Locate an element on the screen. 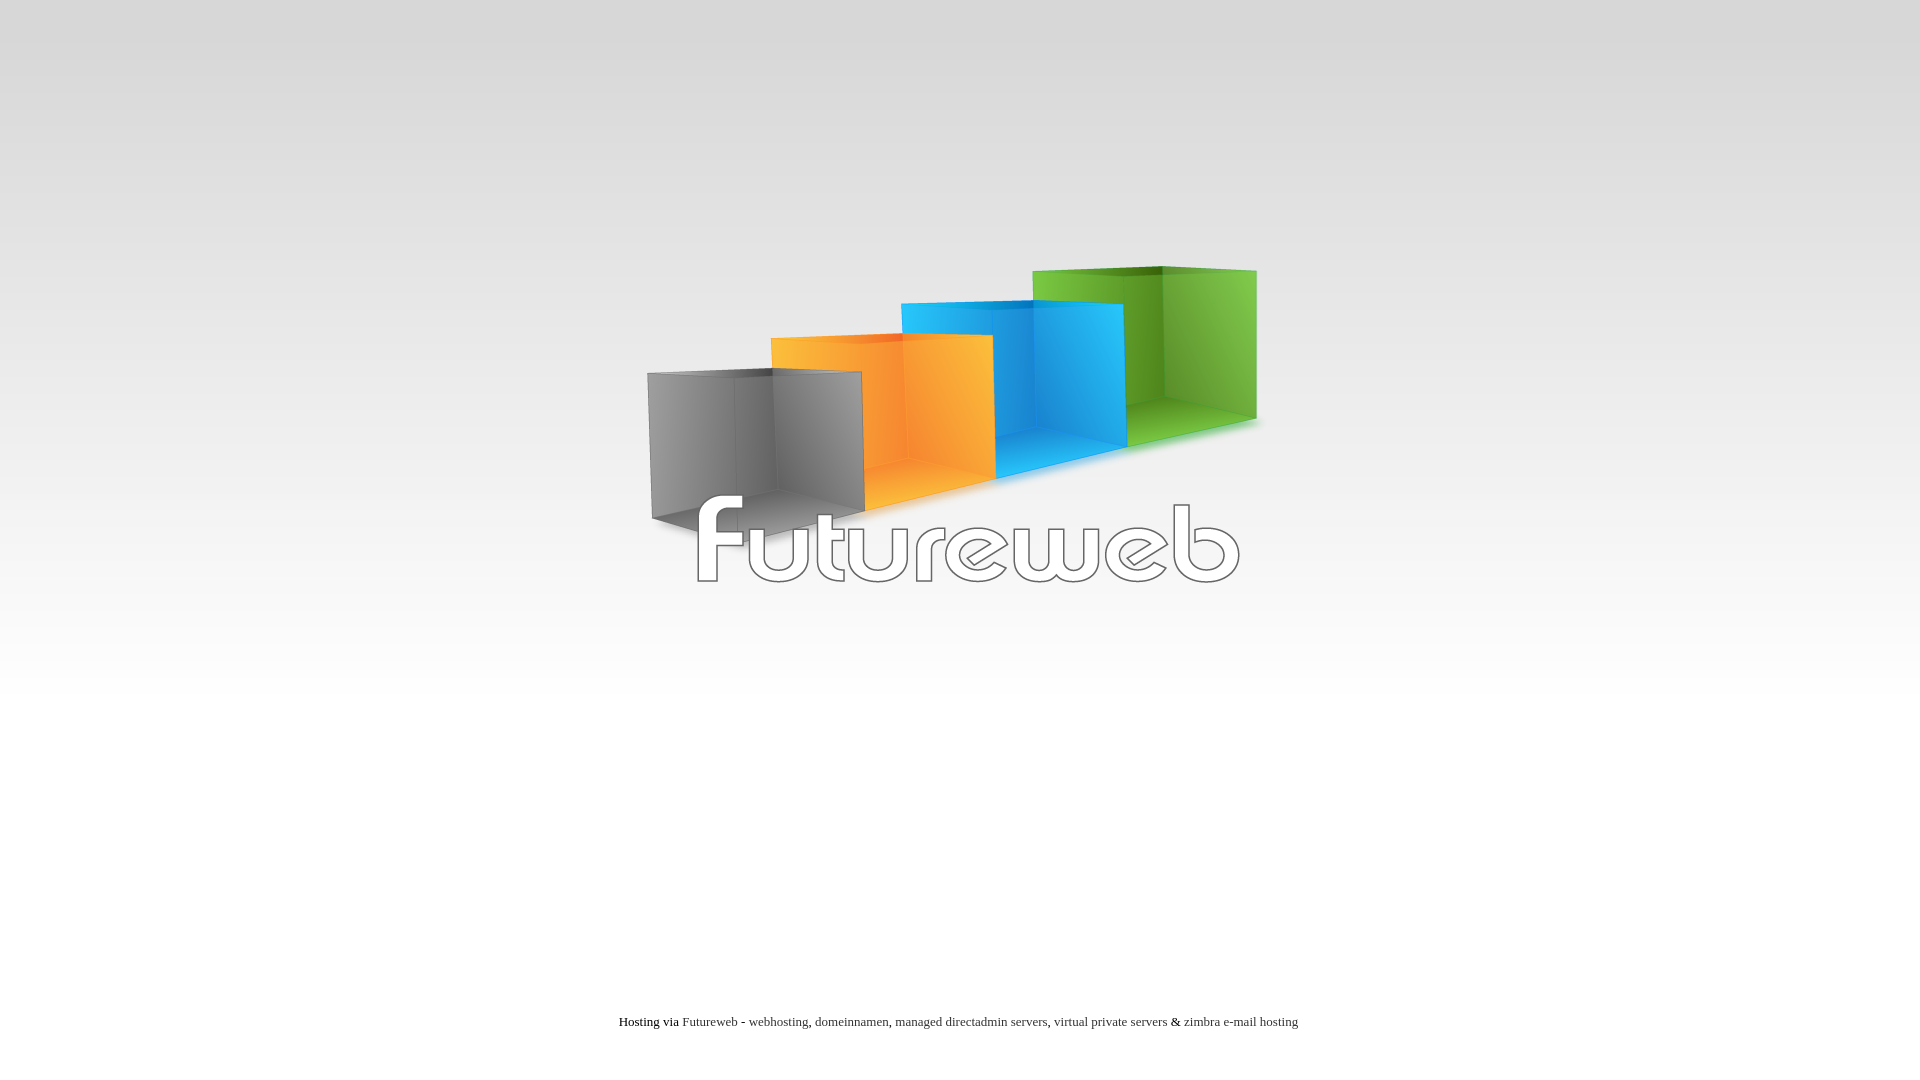 The height and width of the screenshot is (1080, 1920). 'managed directadmin servers' is located at coordinates (970, 1021).